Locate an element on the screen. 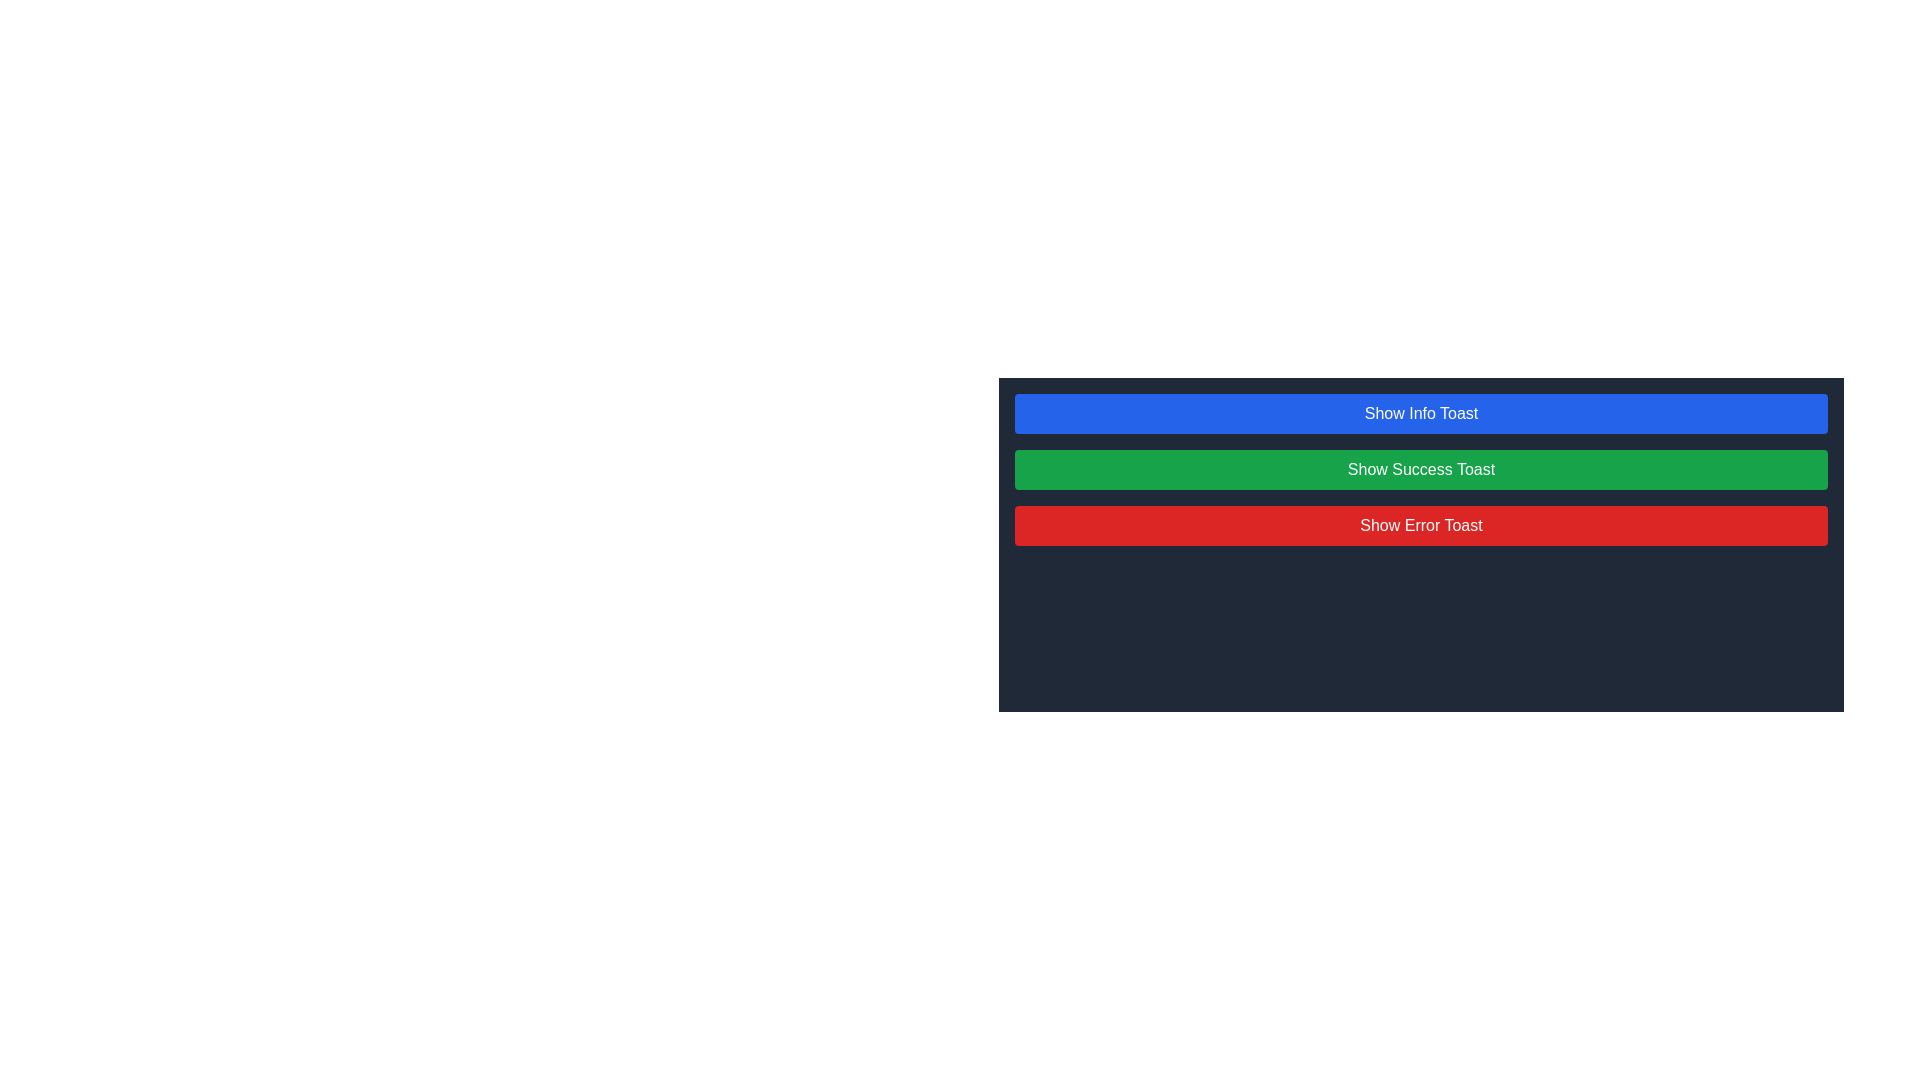 This screenshot has height=1080, width=1920. the first button in the vertical stack, located at the top of its group within a dark gray panel is located at coordinates (1420, 412).